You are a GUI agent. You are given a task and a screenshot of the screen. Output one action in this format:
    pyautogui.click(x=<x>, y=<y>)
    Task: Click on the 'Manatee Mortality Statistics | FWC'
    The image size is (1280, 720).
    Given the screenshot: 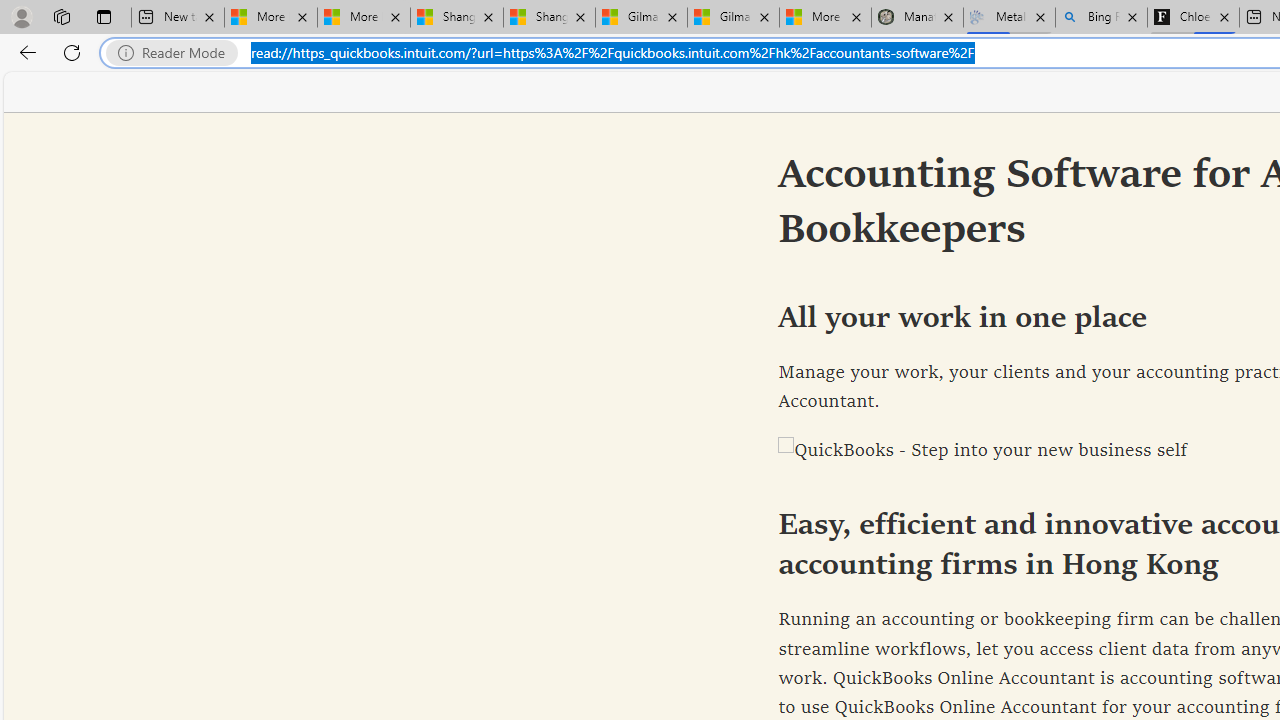 What is the action you would take?
    pyautogui.click(x=916, y=17)
    